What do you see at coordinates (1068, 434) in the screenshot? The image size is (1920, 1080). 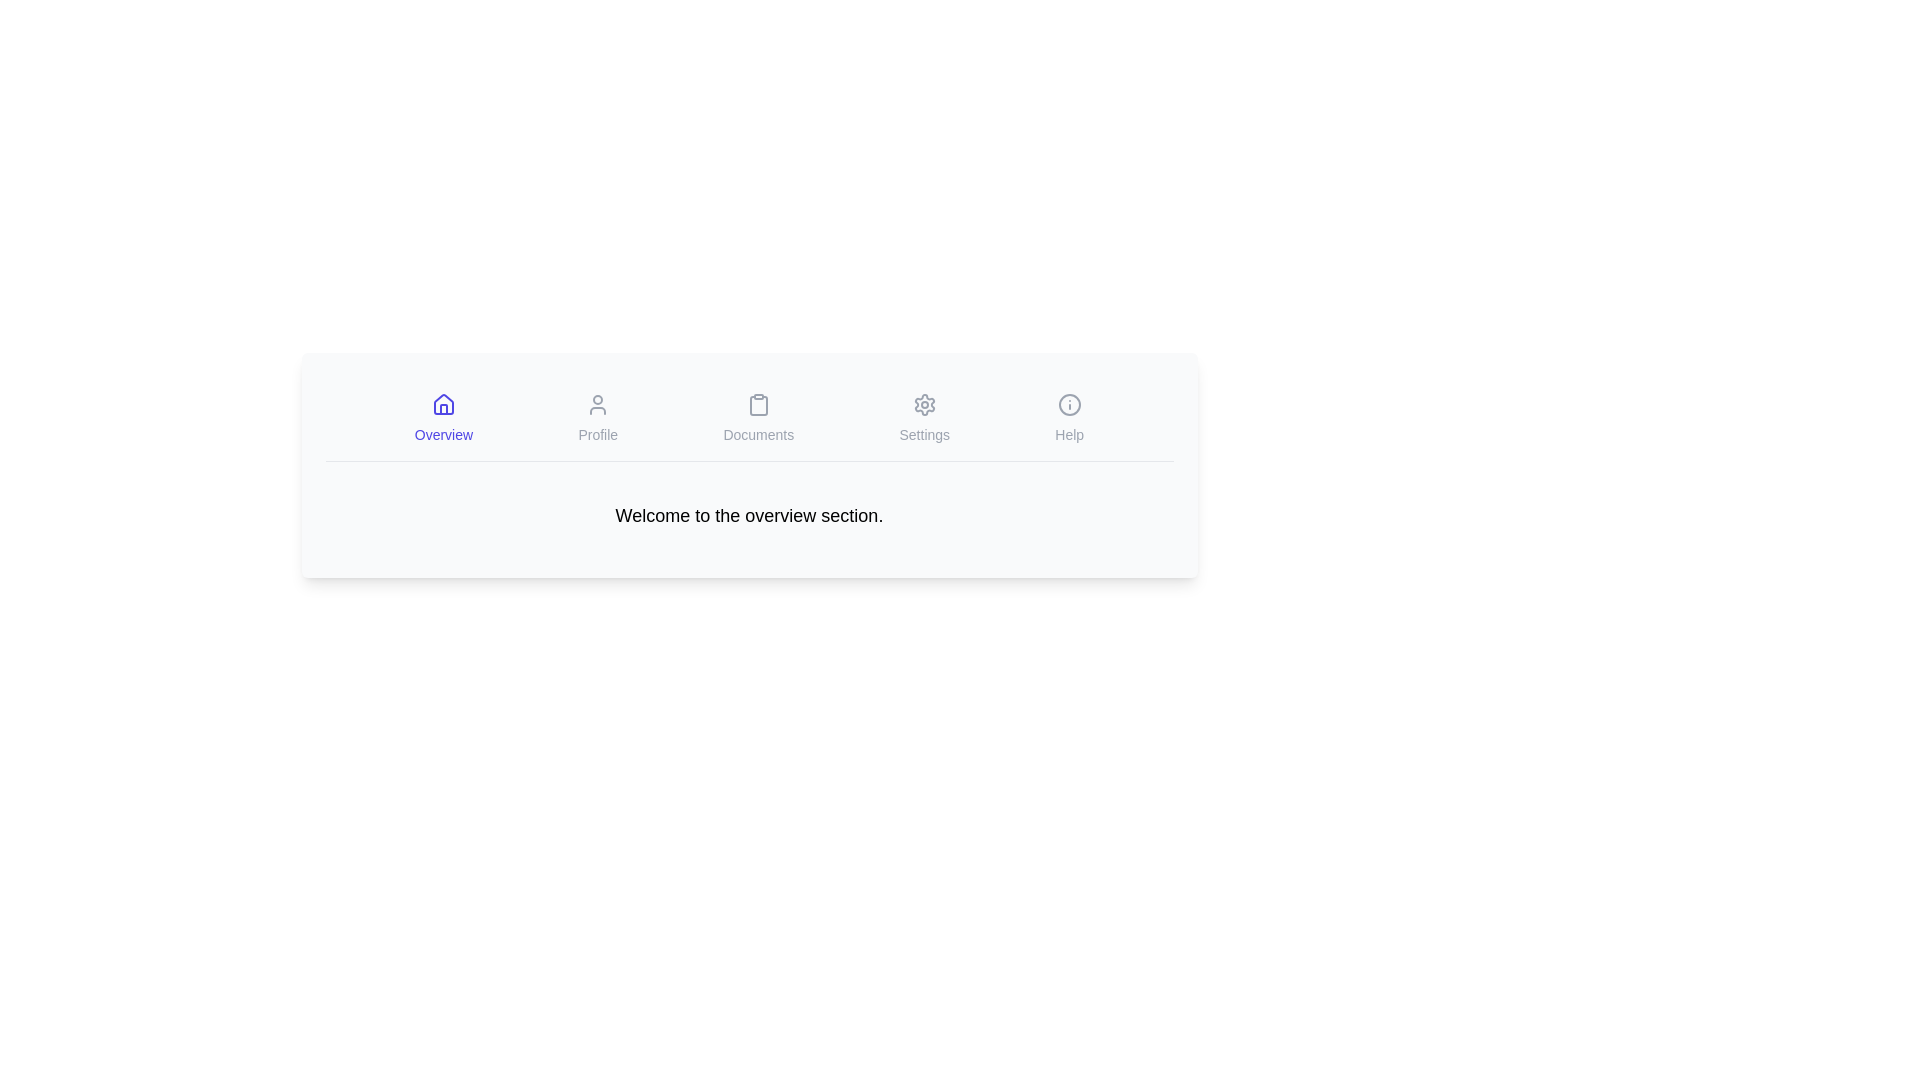 I see `the 'Help' text label, which is a small gray font label located below an info icon in the bottom-right of the page, within the horizontal navigation menu` at bounding box center [1068, 434].